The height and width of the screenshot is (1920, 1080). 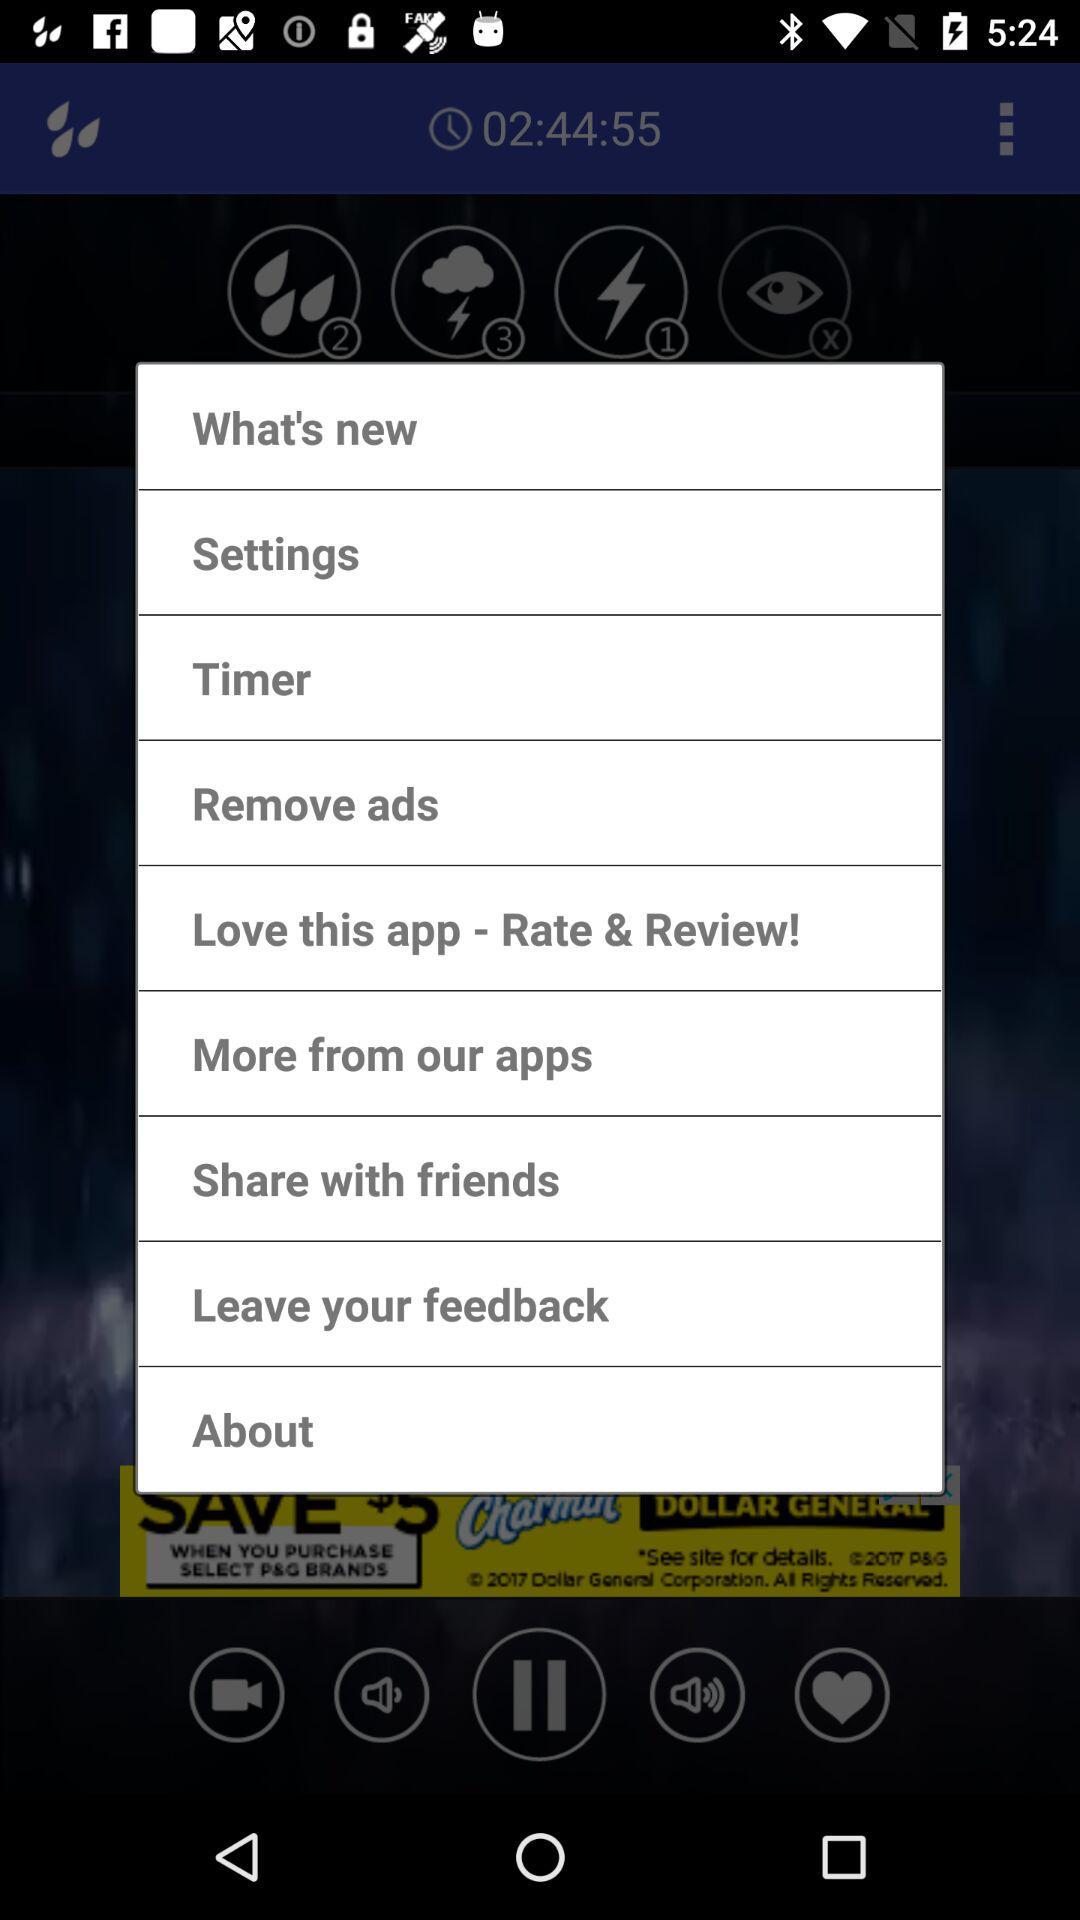 I want to click on item below the timer app, so click(x=295, y=802).